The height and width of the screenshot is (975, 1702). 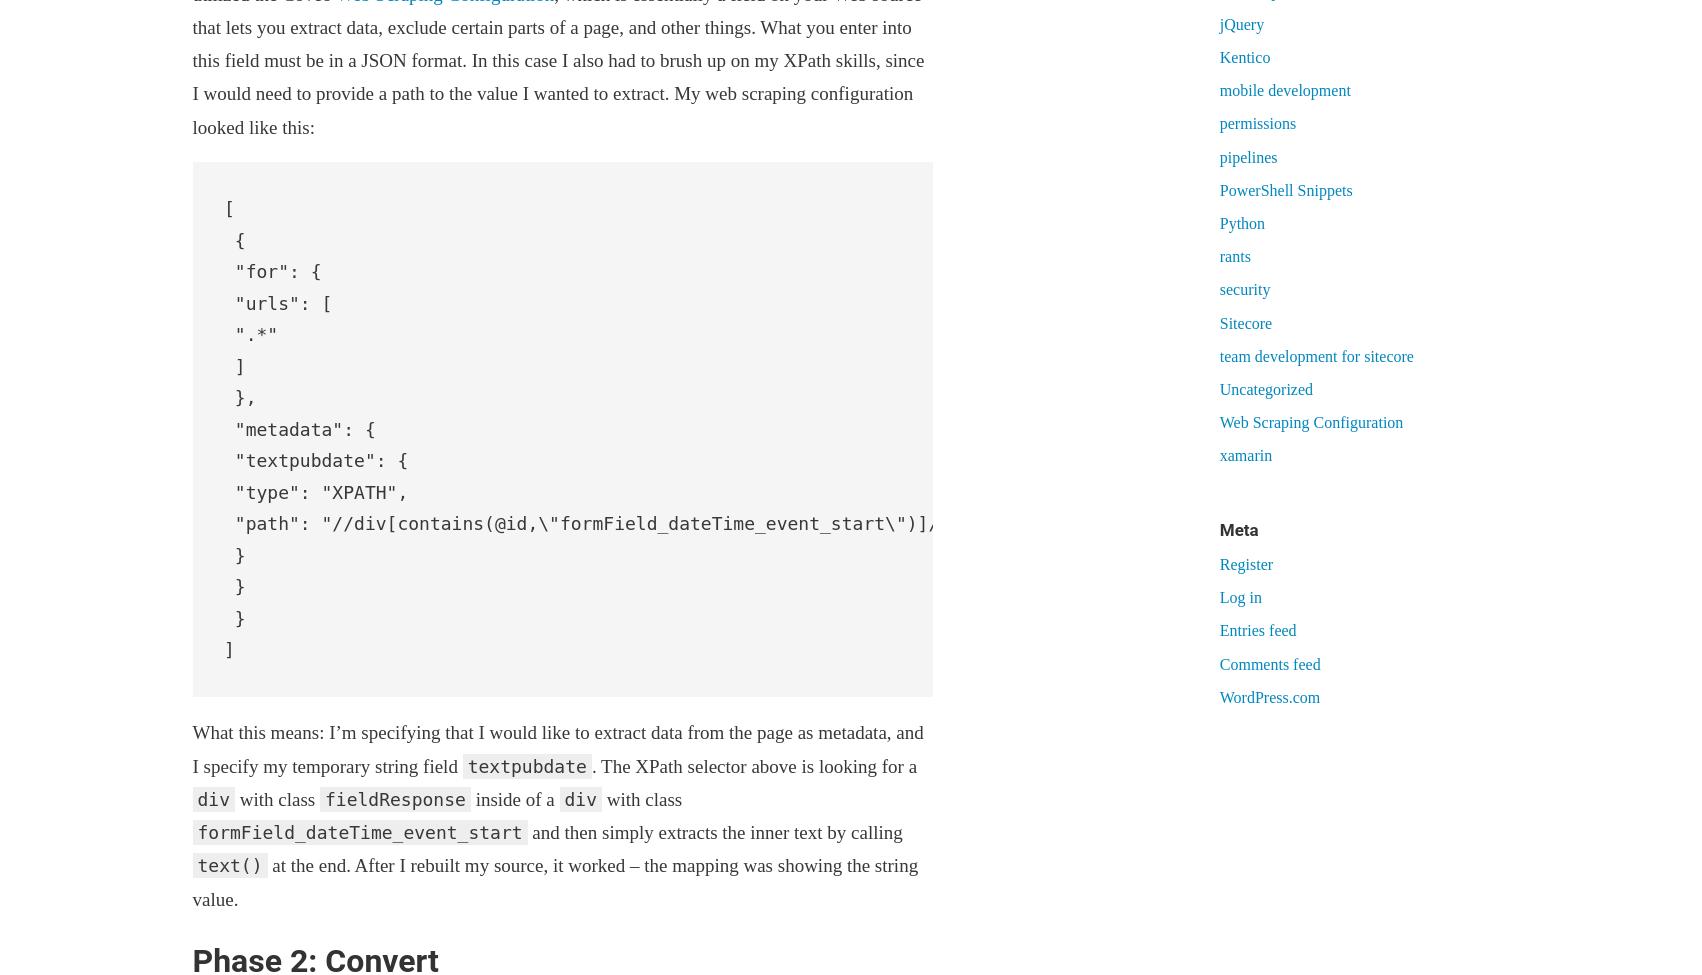 I want to click on 'Register', so click(x=1246, y=563).